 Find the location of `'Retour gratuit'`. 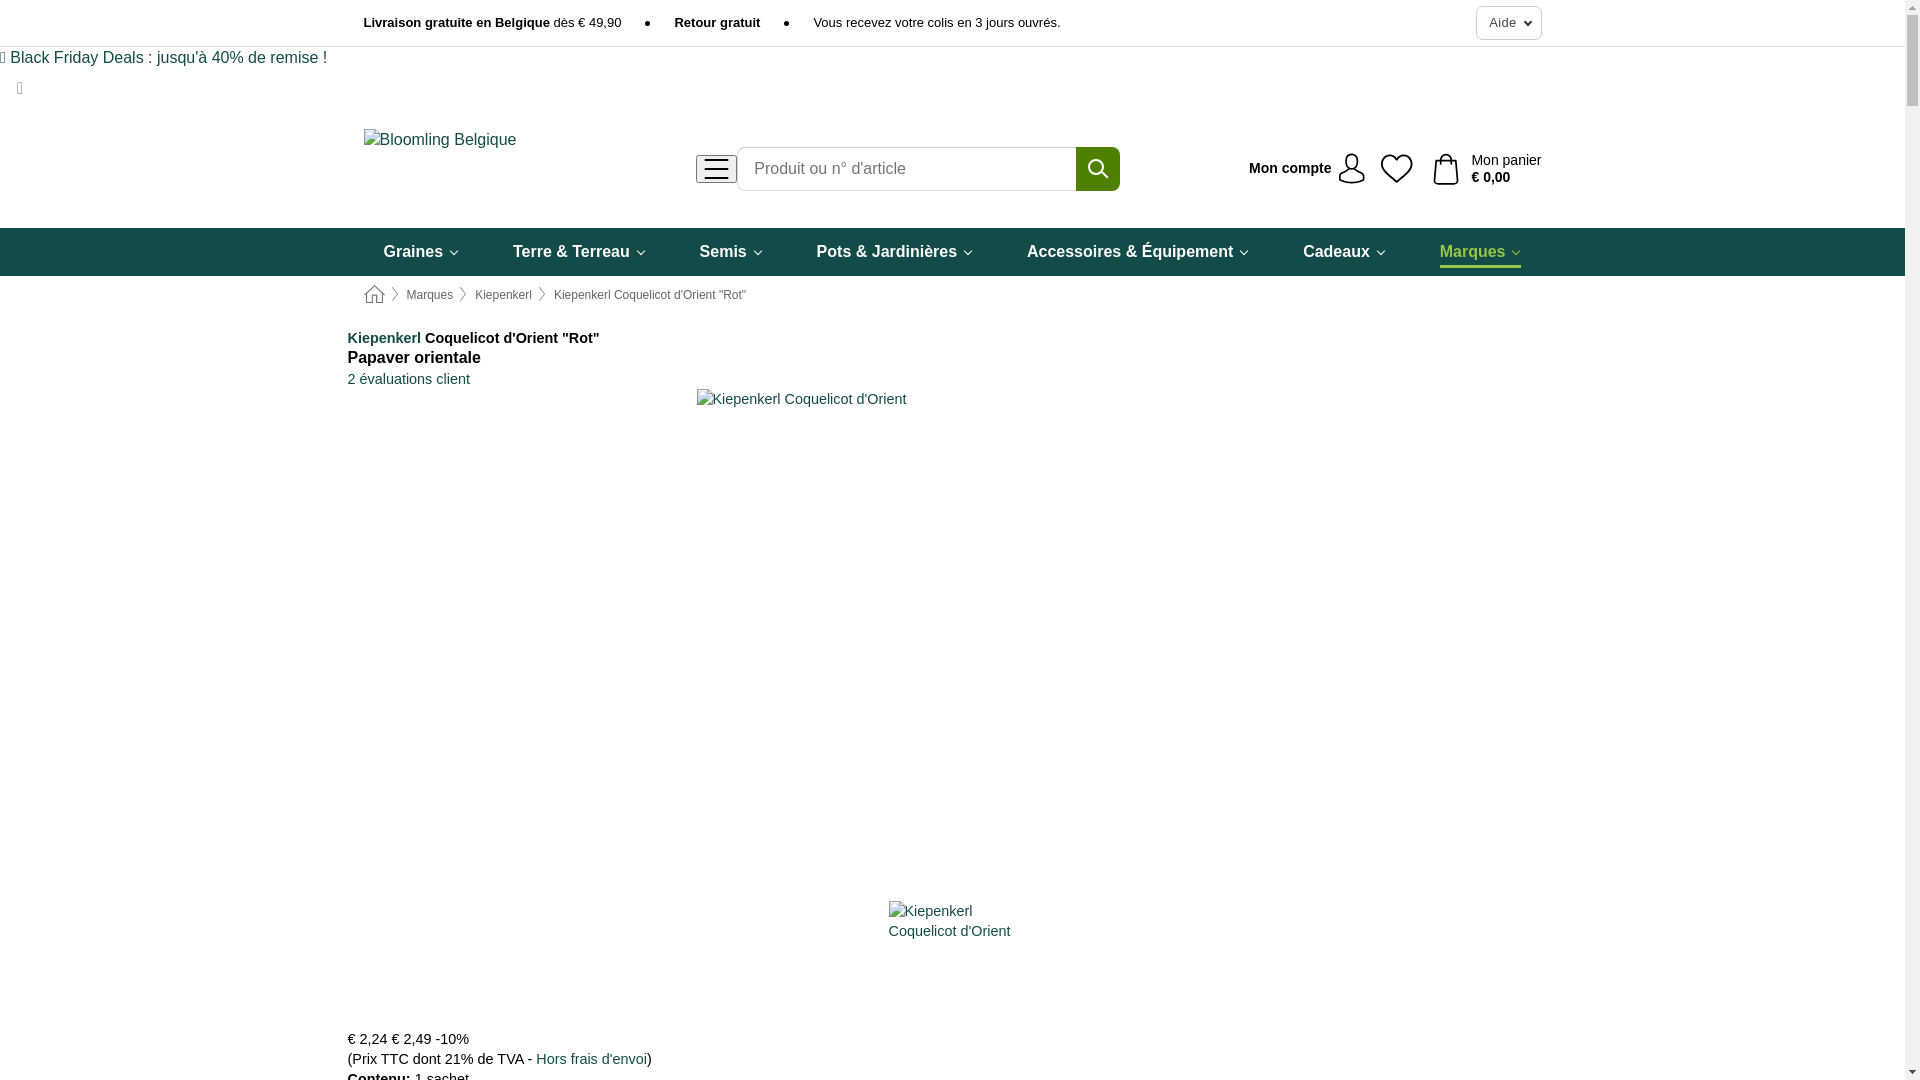

'Retour gratuit' is located at coordinates (716, 23).